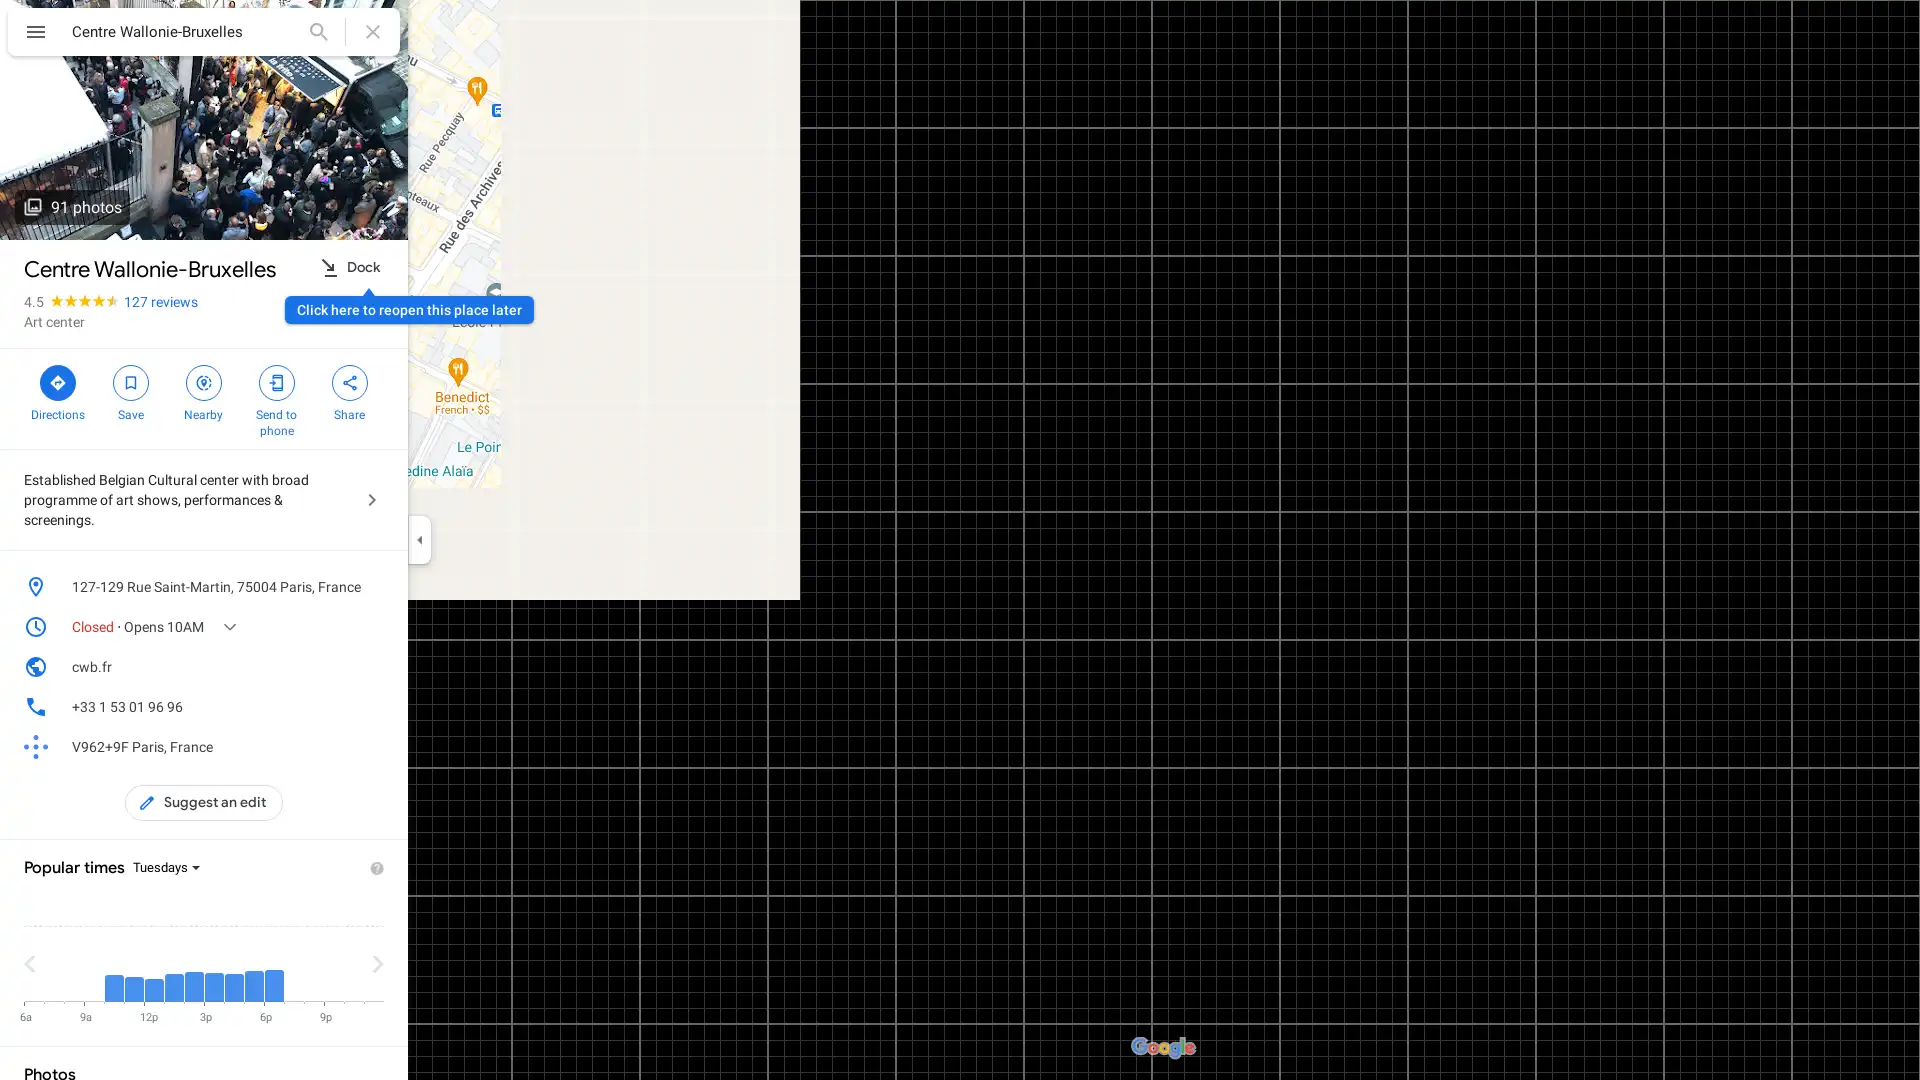  What do you see at coordinates (73, 301) in the screenshot?
I see `4.5 stars` at bounding box center [73, 301].